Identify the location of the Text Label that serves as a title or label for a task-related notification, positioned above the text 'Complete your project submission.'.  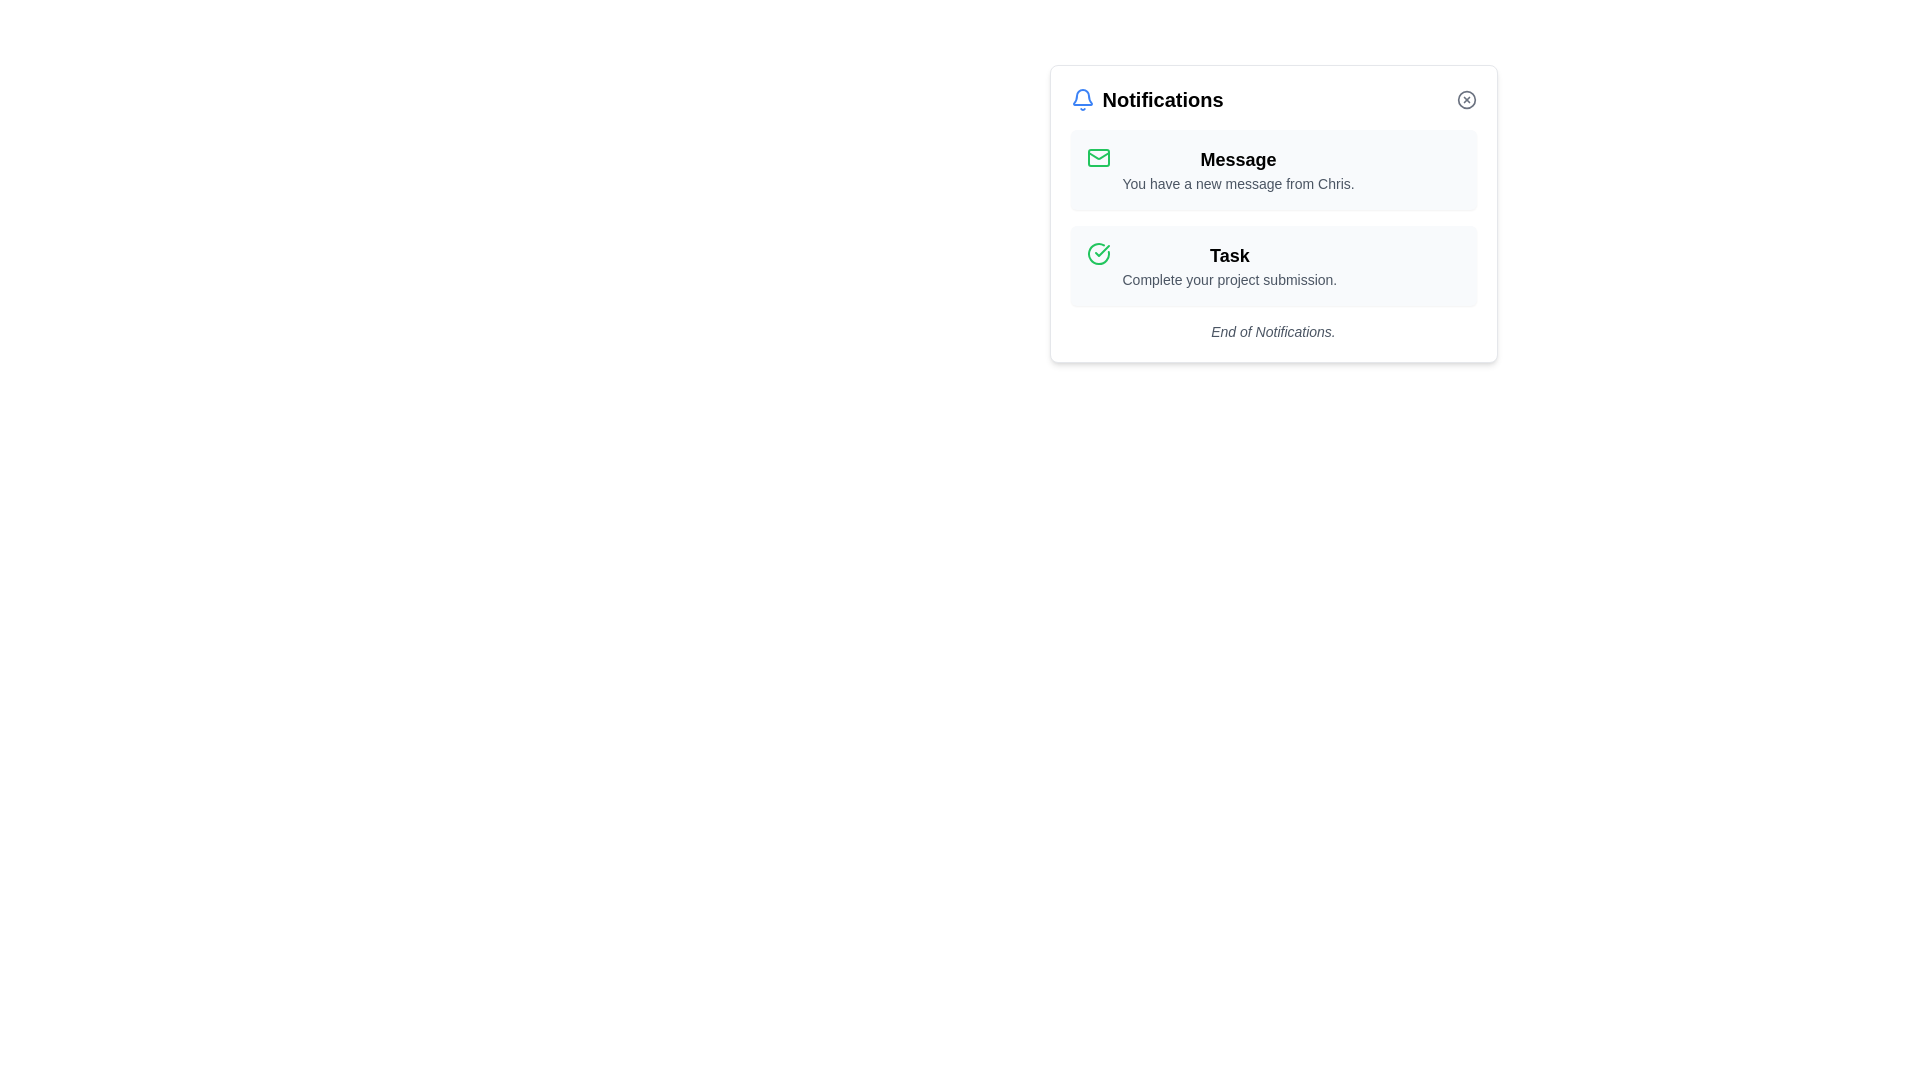
(1228, 254).